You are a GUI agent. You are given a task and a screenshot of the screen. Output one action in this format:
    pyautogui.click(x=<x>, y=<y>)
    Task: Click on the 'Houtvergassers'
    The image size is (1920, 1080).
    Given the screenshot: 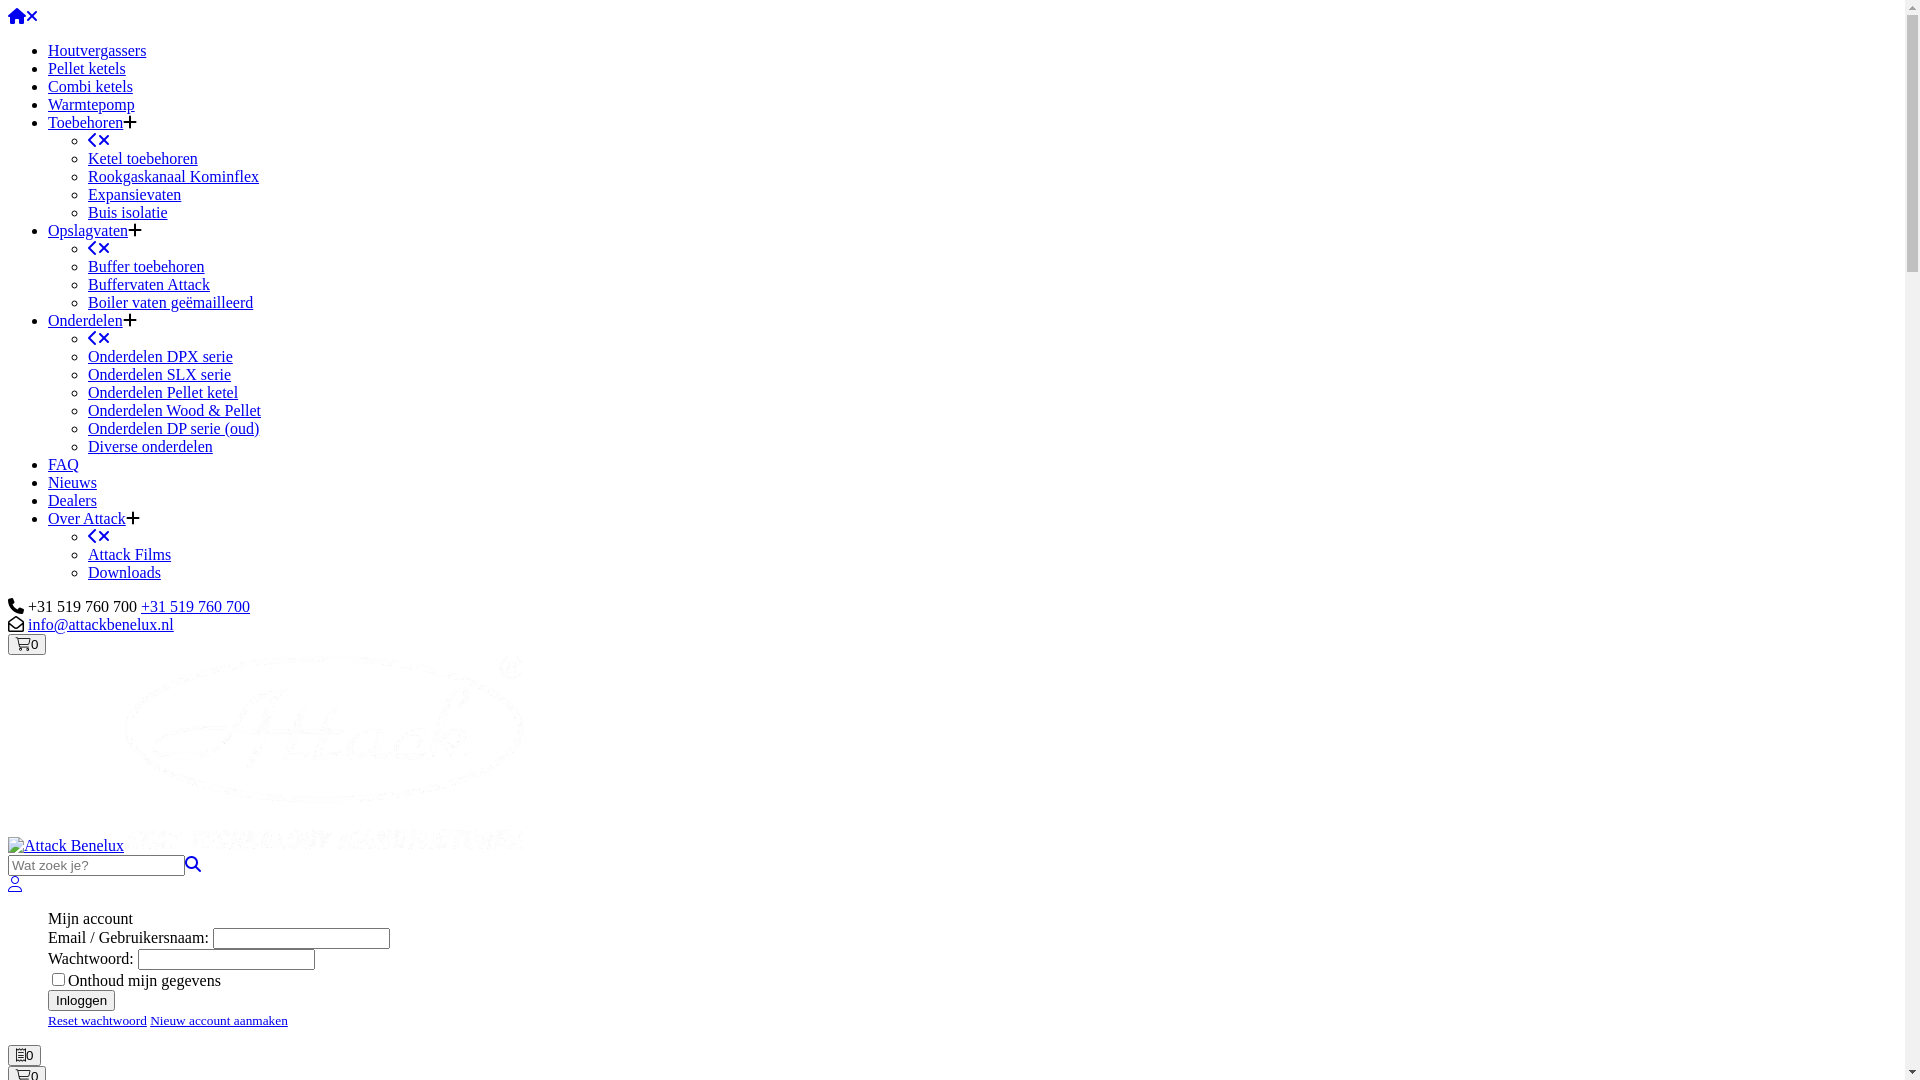 What is the action you would take?
    pyautogui.click(x=48, y=49)
    